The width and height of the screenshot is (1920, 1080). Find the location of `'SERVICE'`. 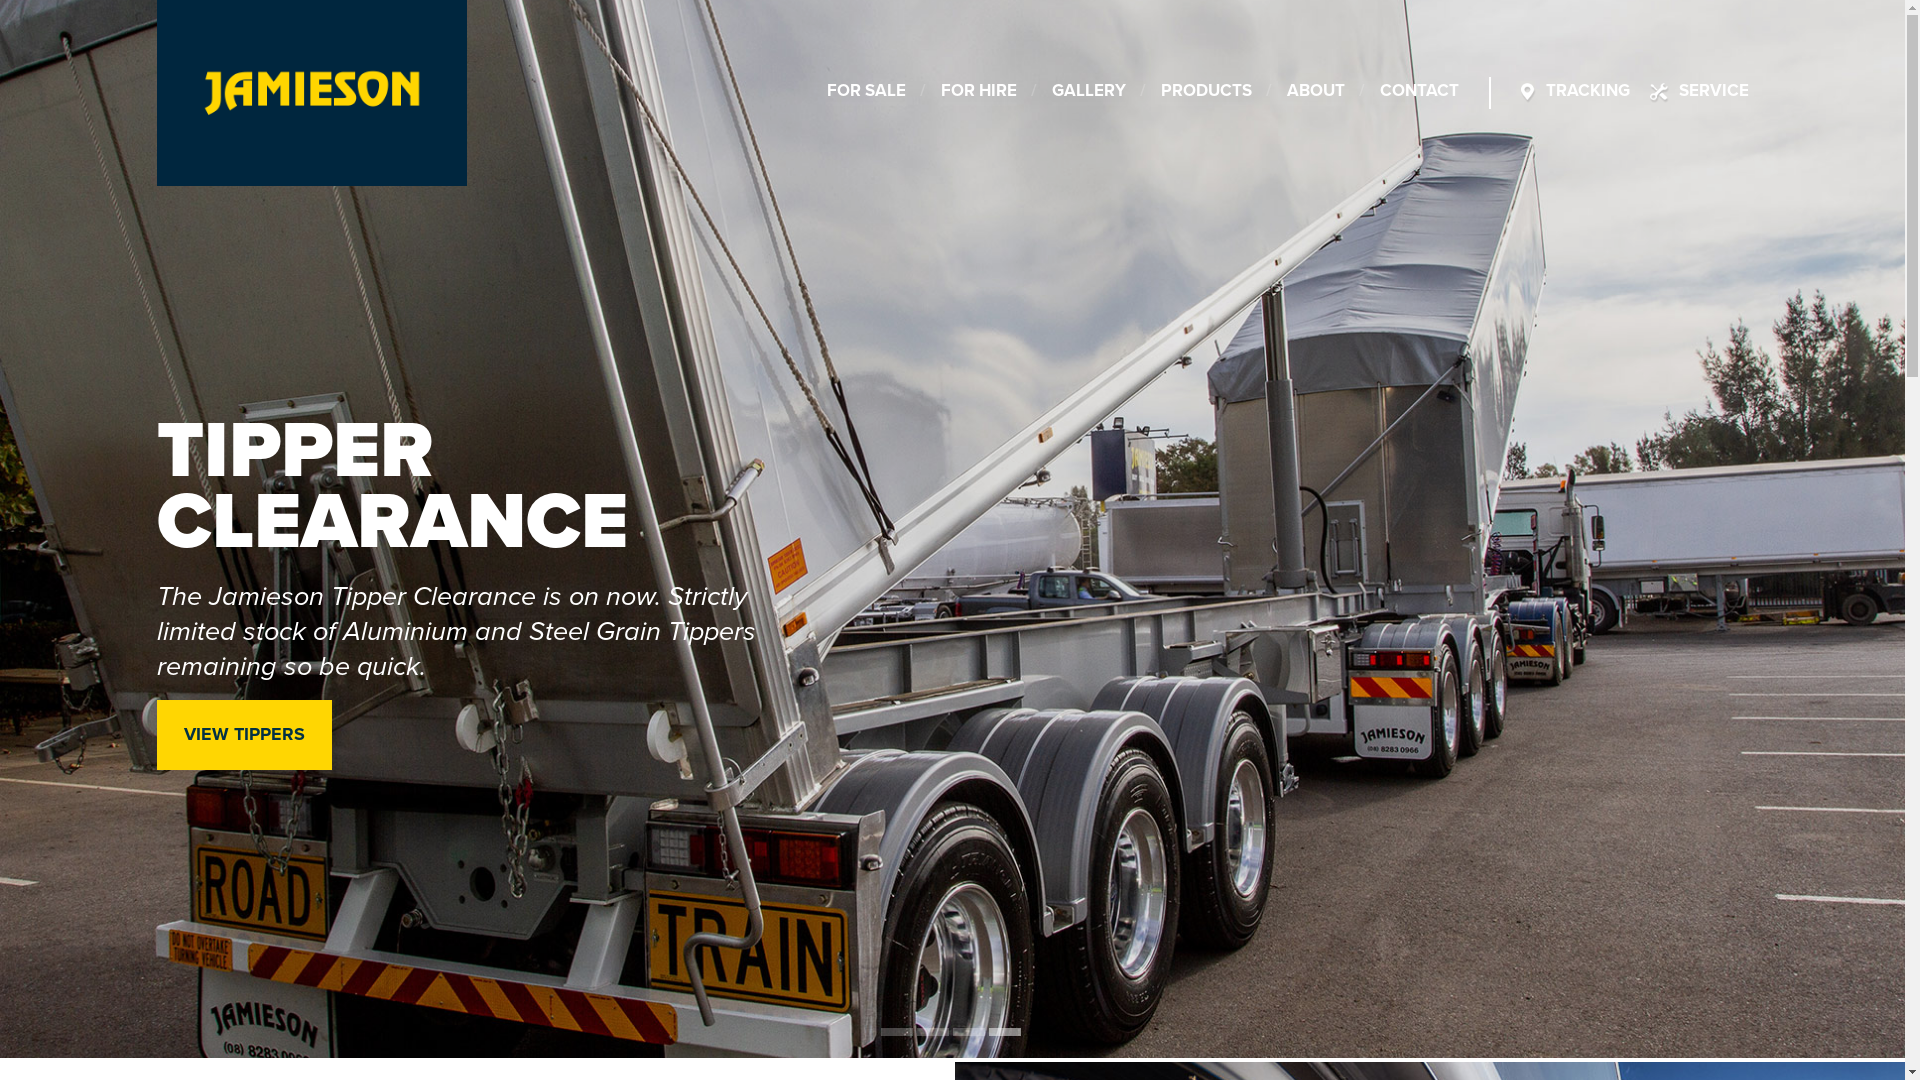

'SERVICE' is located at coordinates (1712, 92).